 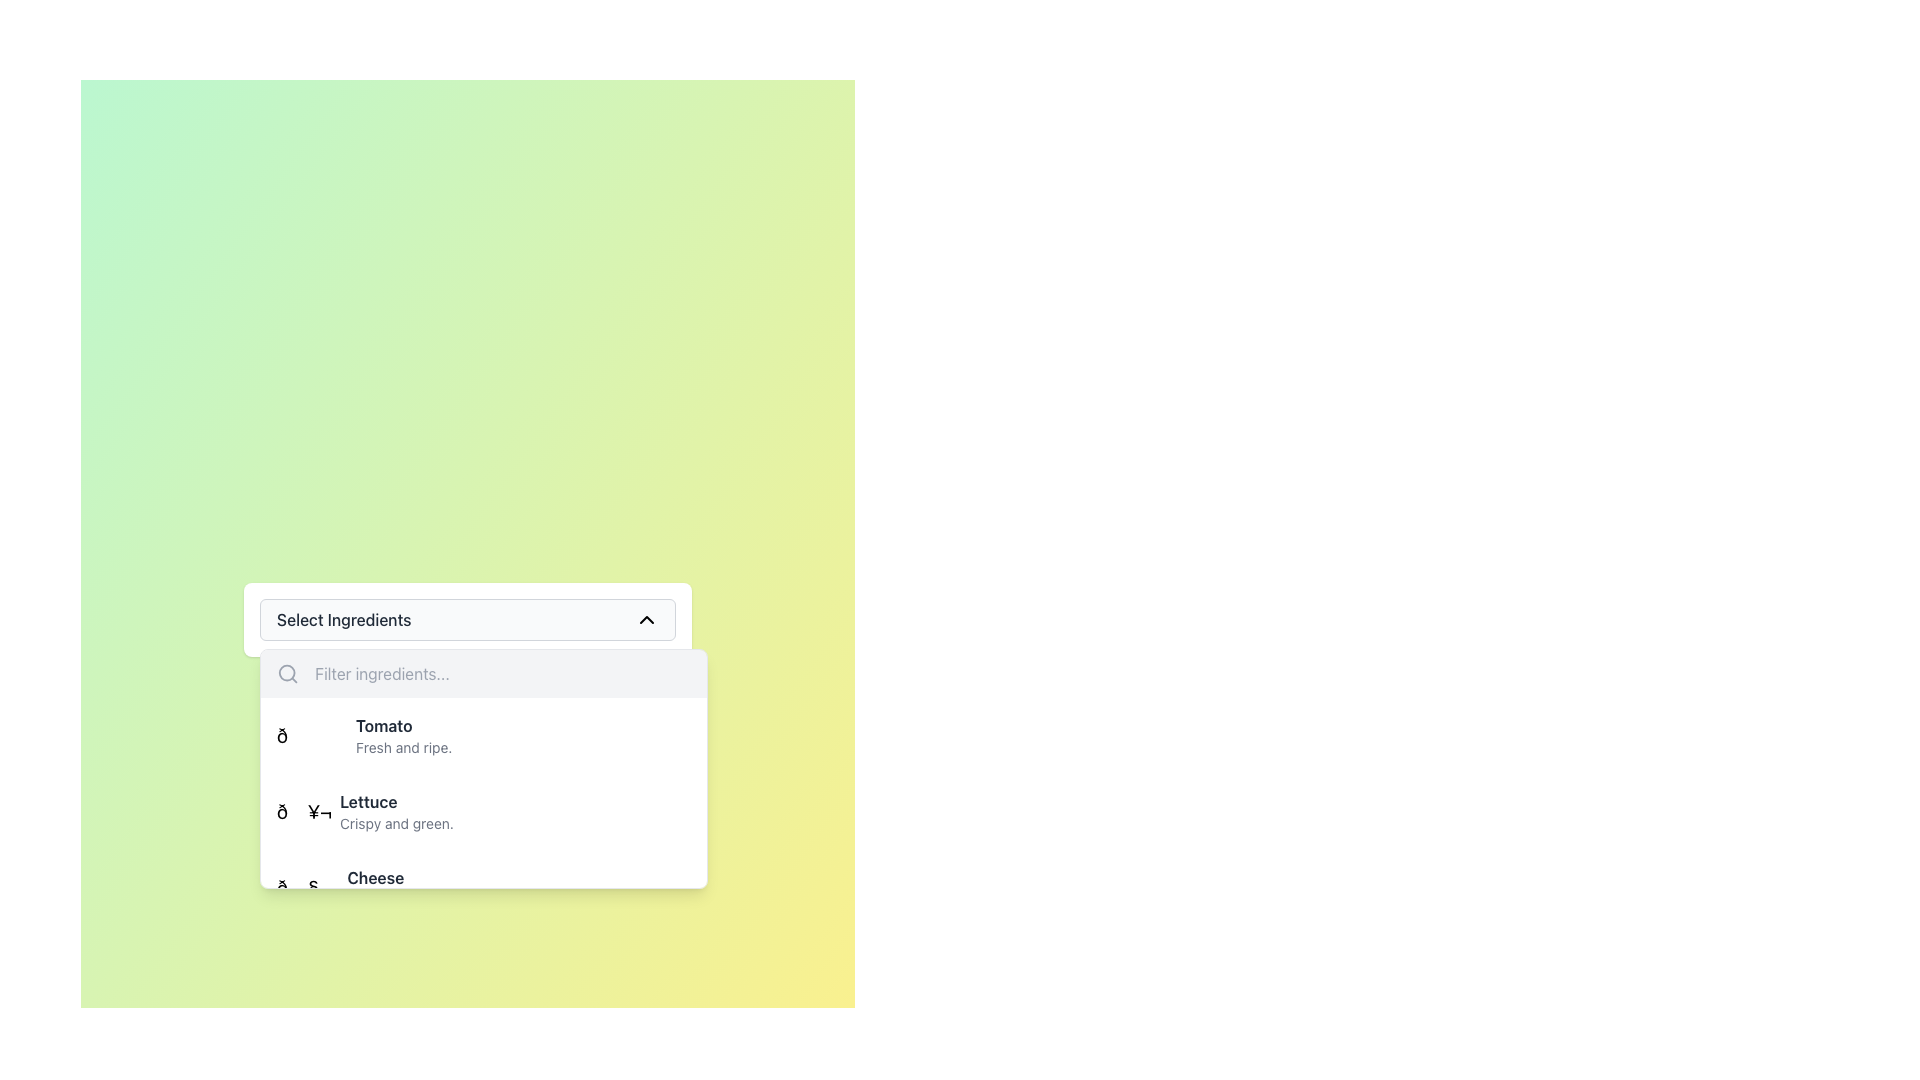 What do you see at coordinates (484, 812) in the screenshot?
I see `the menu item for 'Lettuce' located in the second row under 'Select Ingredients'` at bounding box center [484, 812].